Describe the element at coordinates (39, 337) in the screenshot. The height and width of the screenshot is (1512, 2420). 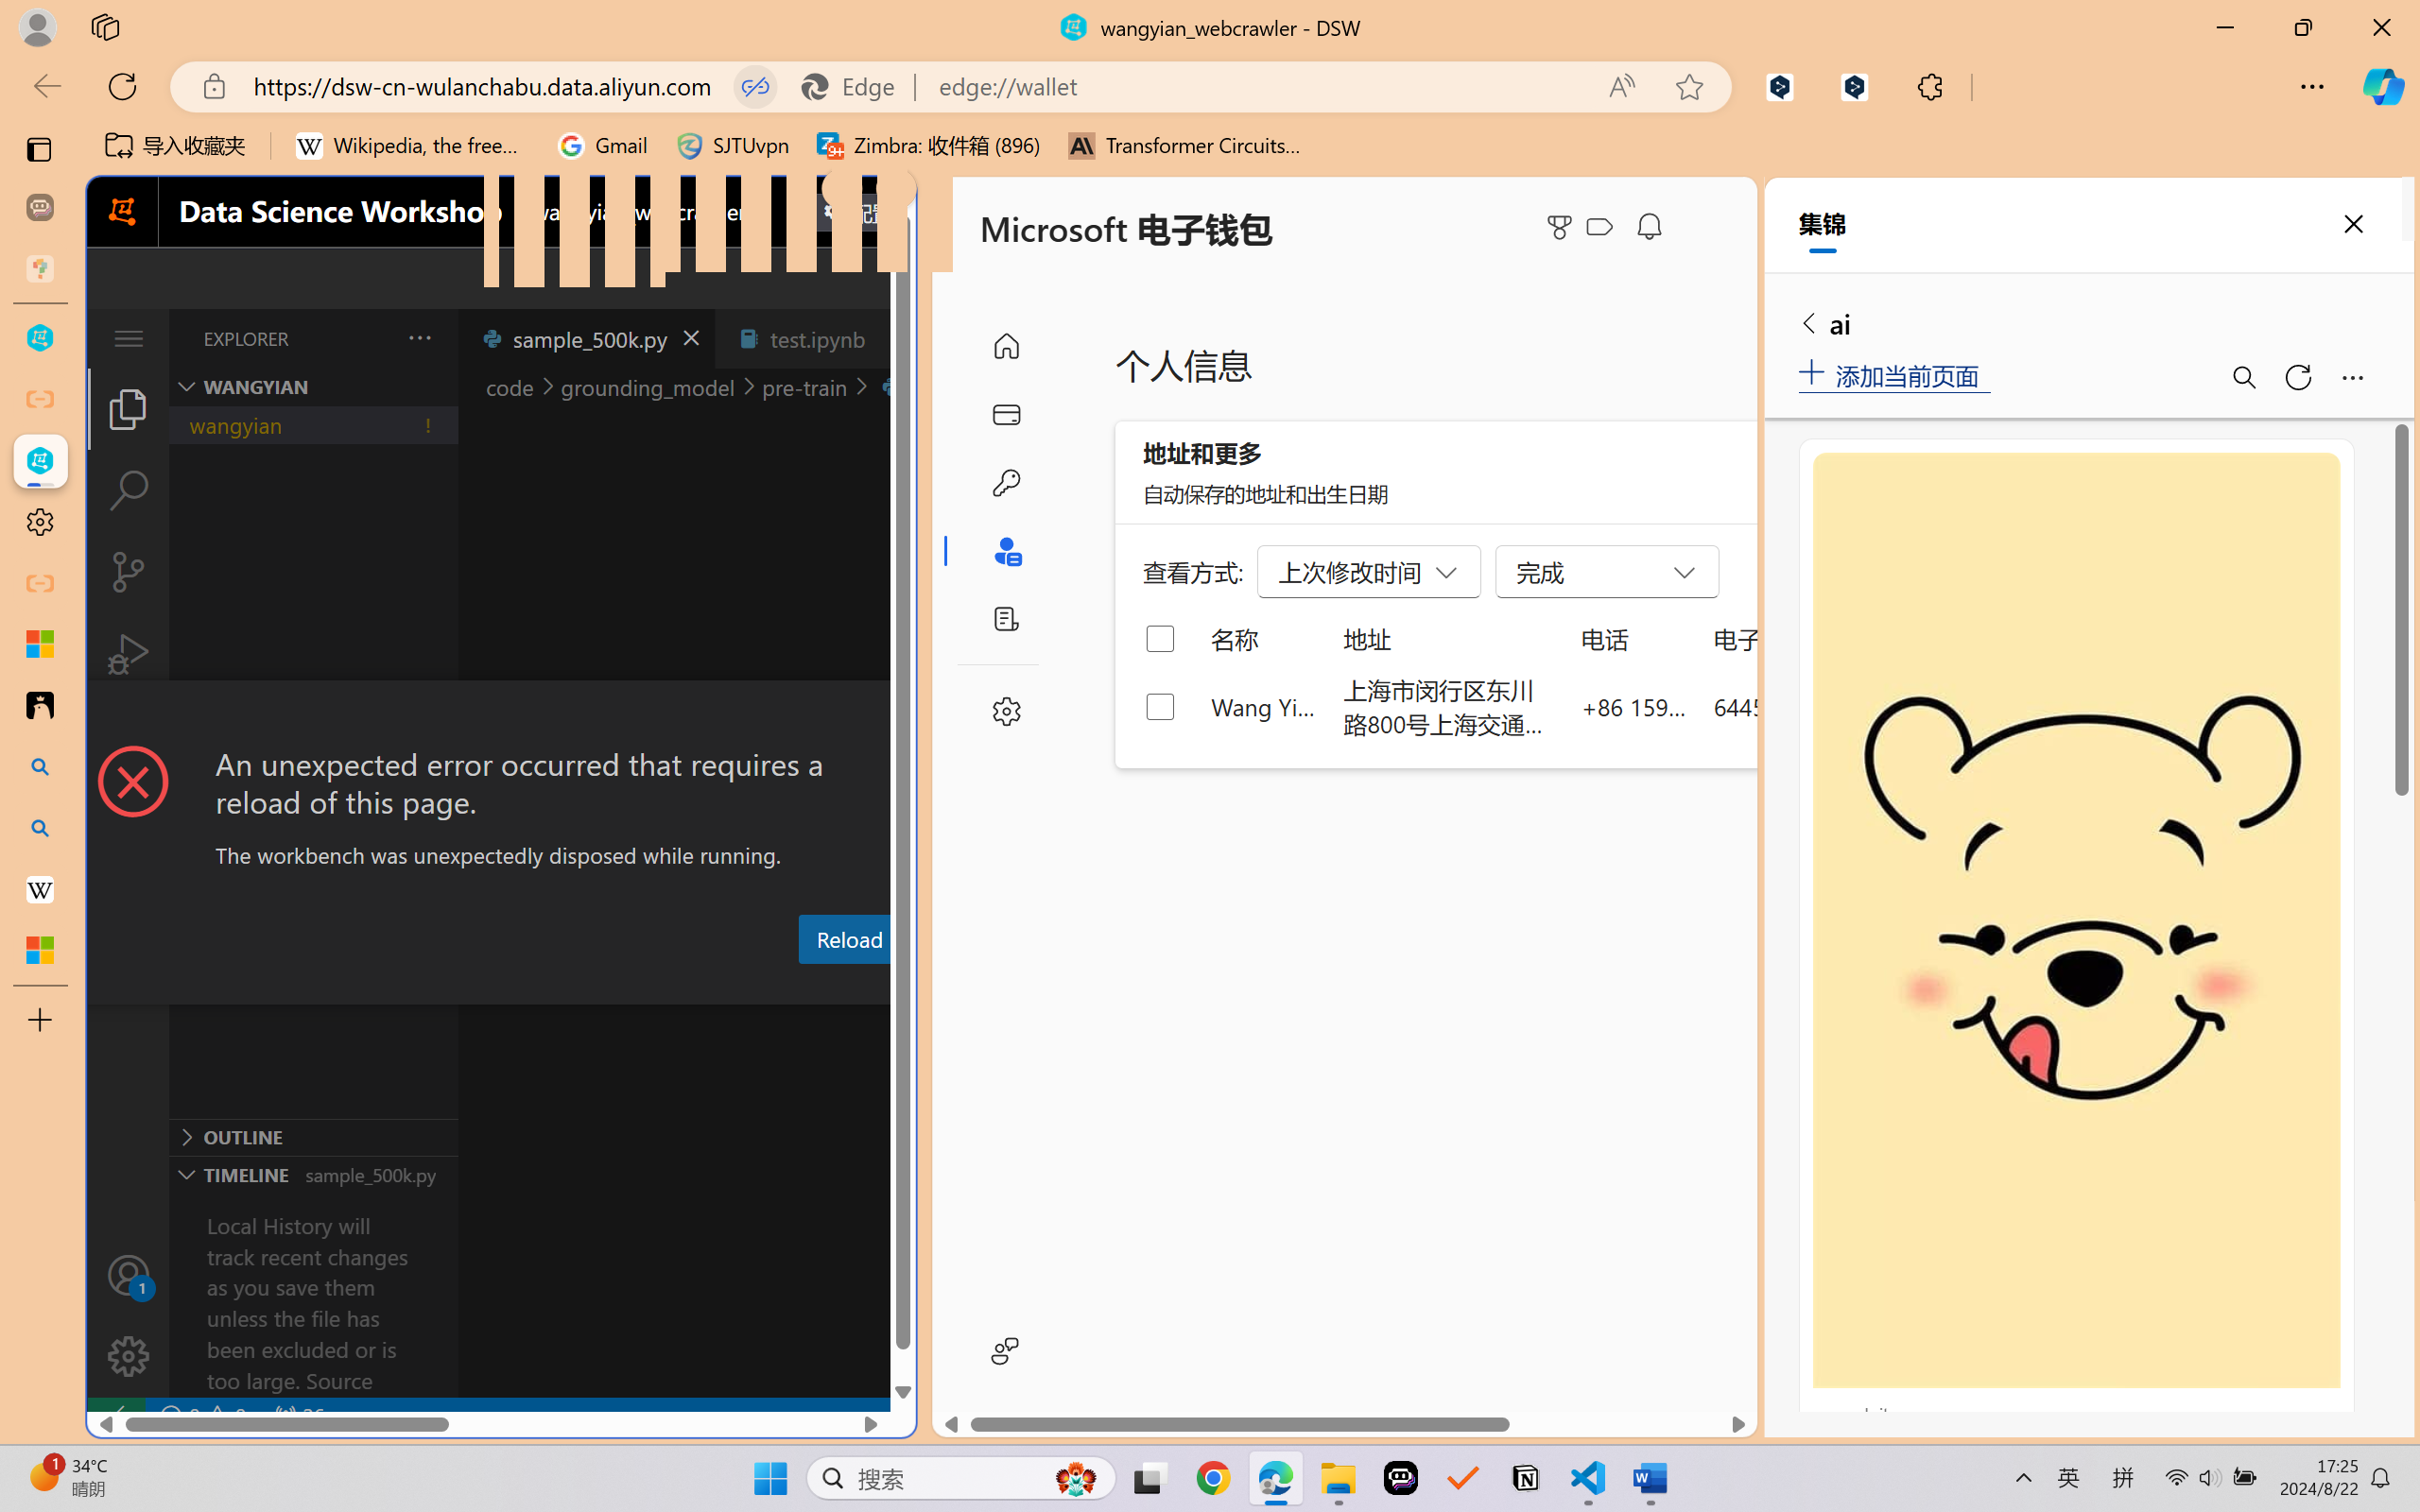
I see `'wangyian_dsw - DSW'` at that location.